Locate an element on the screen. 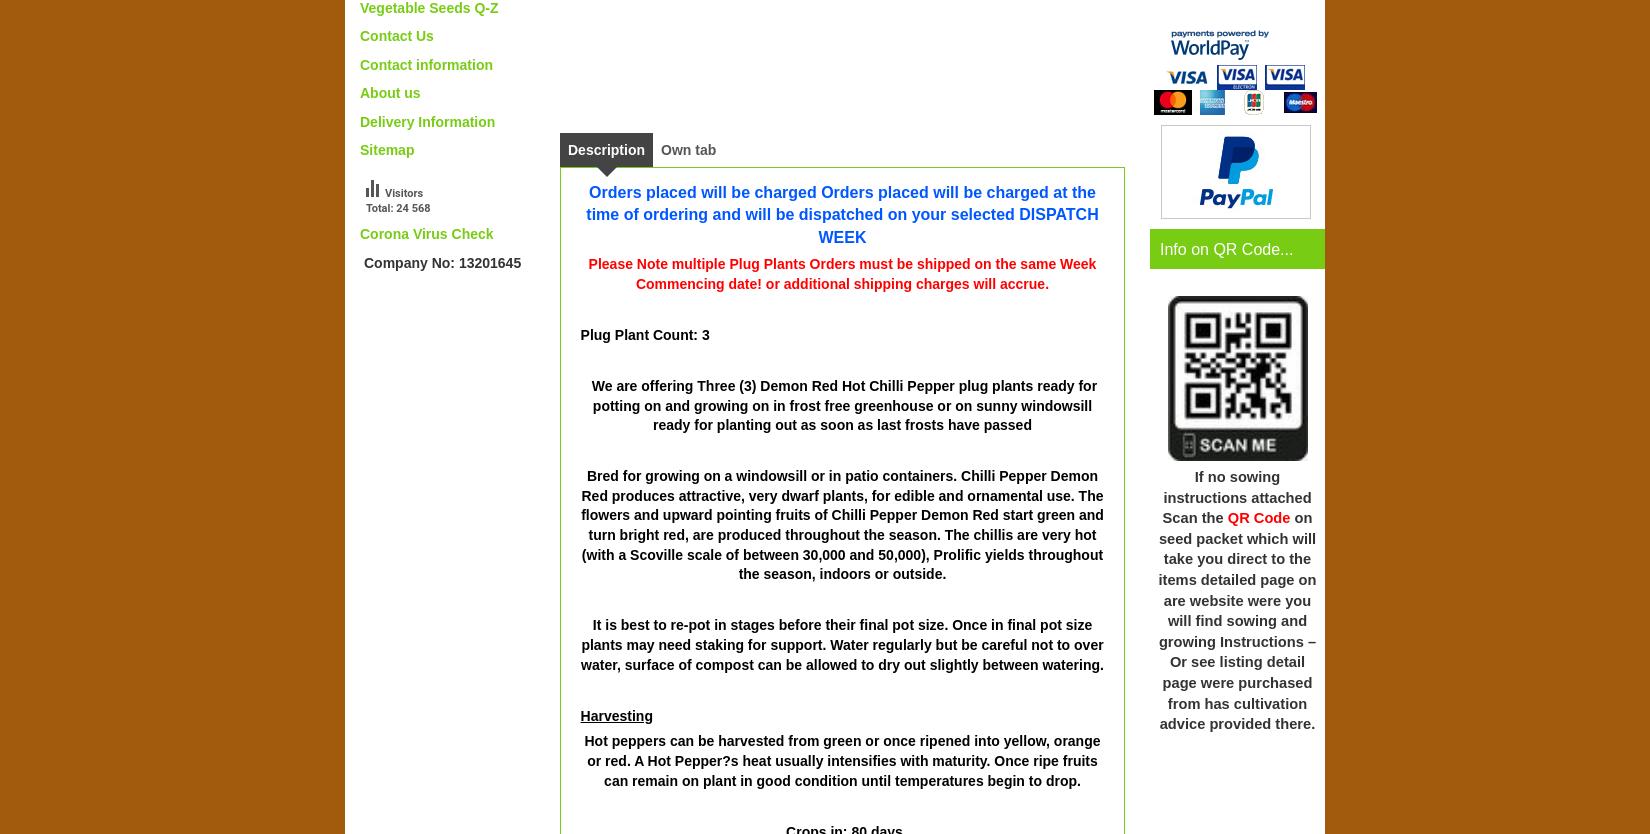 This screenshot has width=1650, height=834. 'Please Note multiple Plug Plants Orders must be shipped on the same Week Commencing date! or additional shipping charges will accrue.' is located at coordinates (841, 271).